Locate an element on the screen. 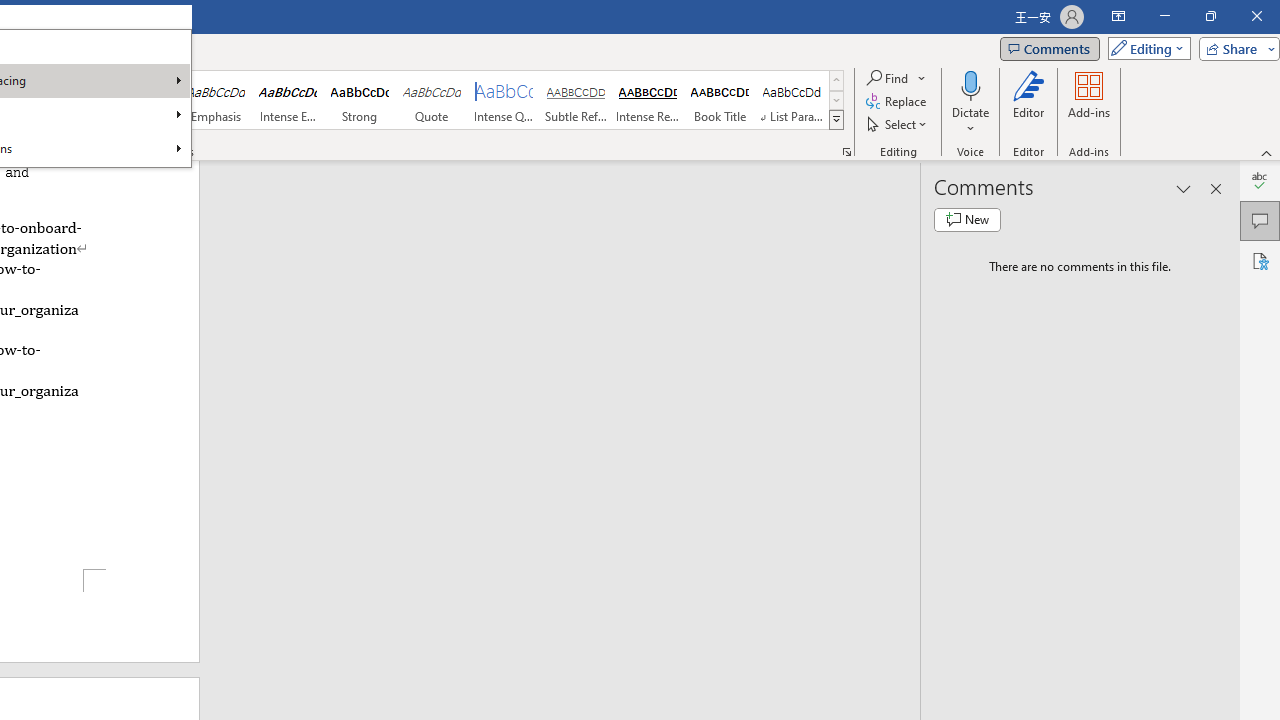 This screenshot has width=1280, height=720. 'Comments' is located at coordinates (1048, 47).